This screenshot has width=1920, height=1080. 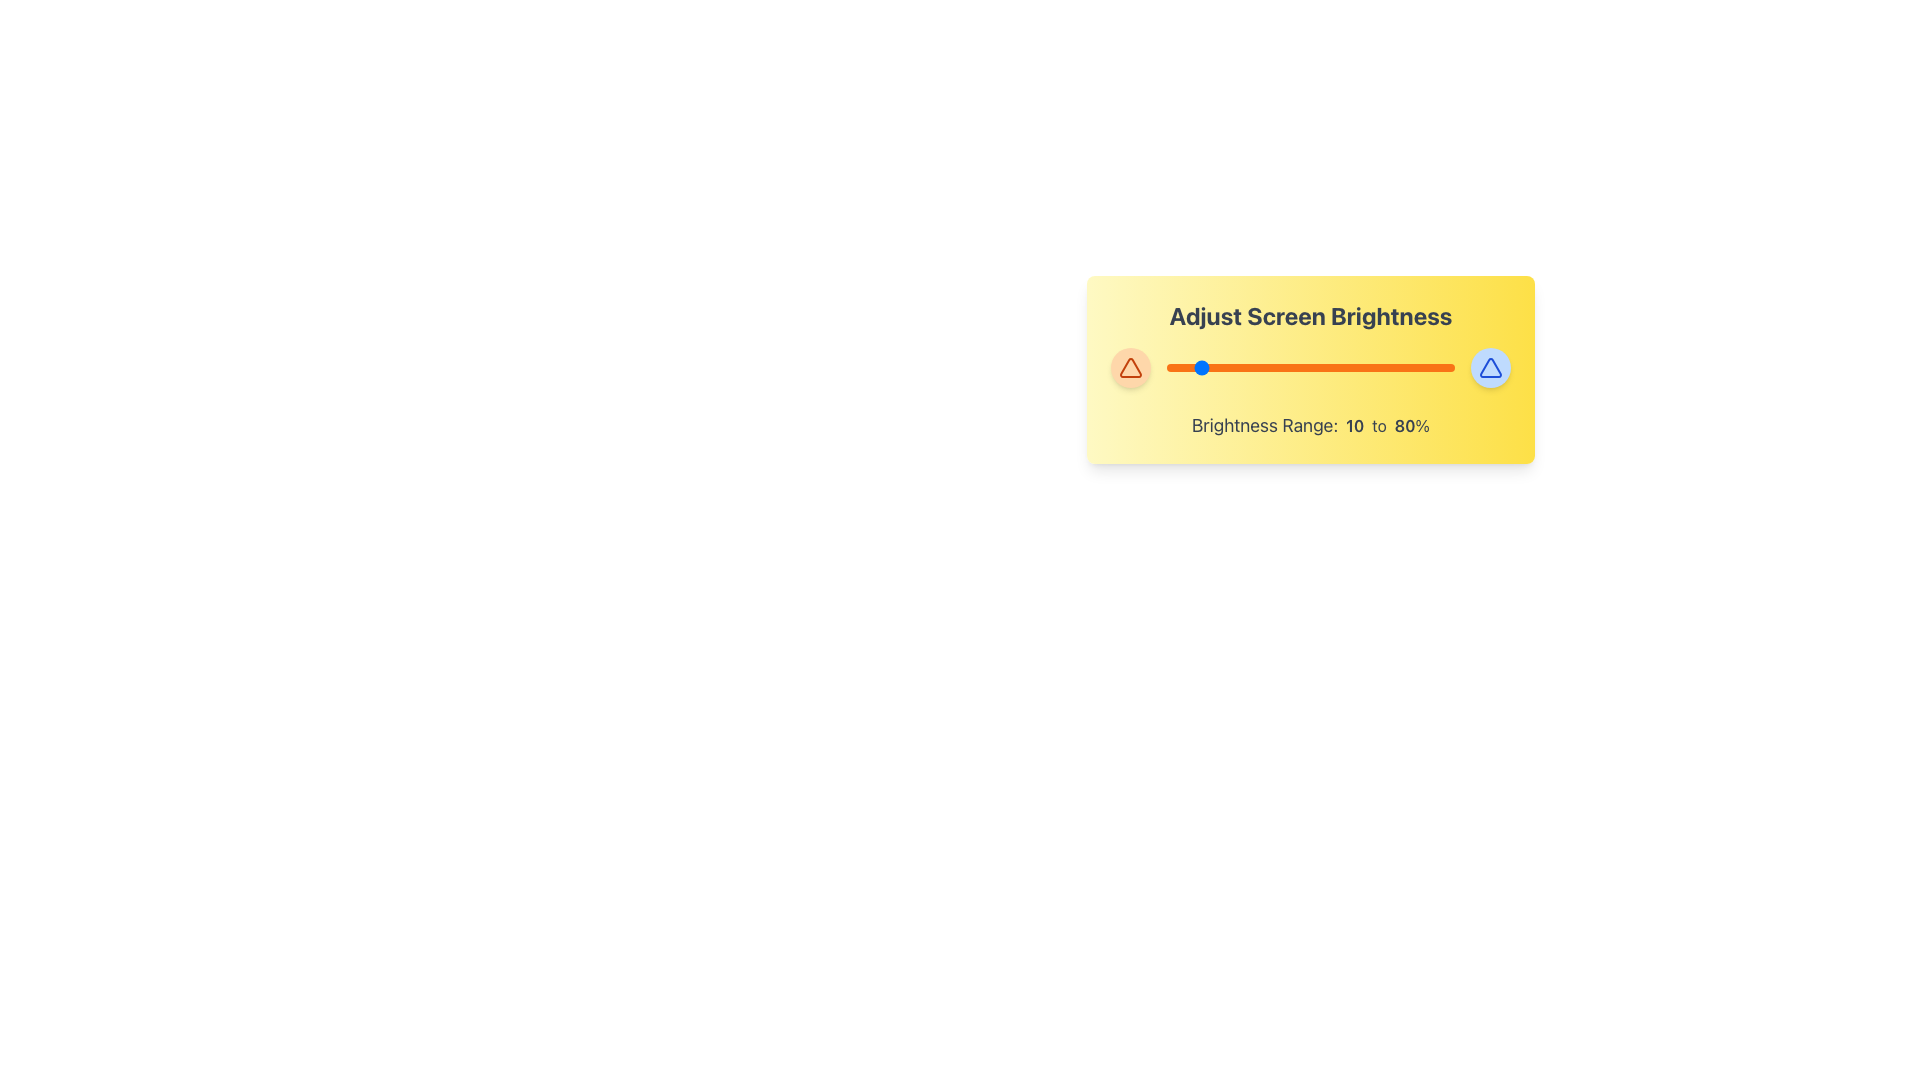 What do you see at coordinates (1195, 367) in the screenshot?
I see `the brightness level` at bounding box center [1195, 367].